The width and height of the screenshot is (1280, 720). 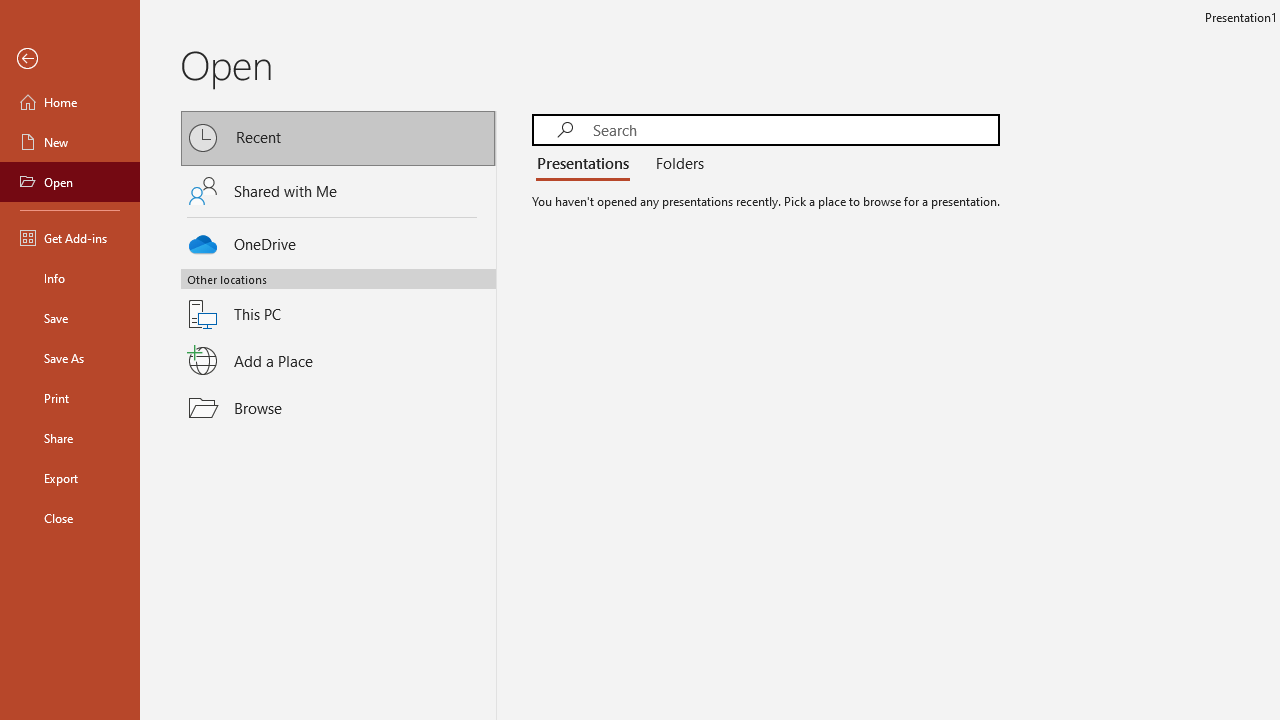 I want to click on 'Info', so click(x=69, y=277).